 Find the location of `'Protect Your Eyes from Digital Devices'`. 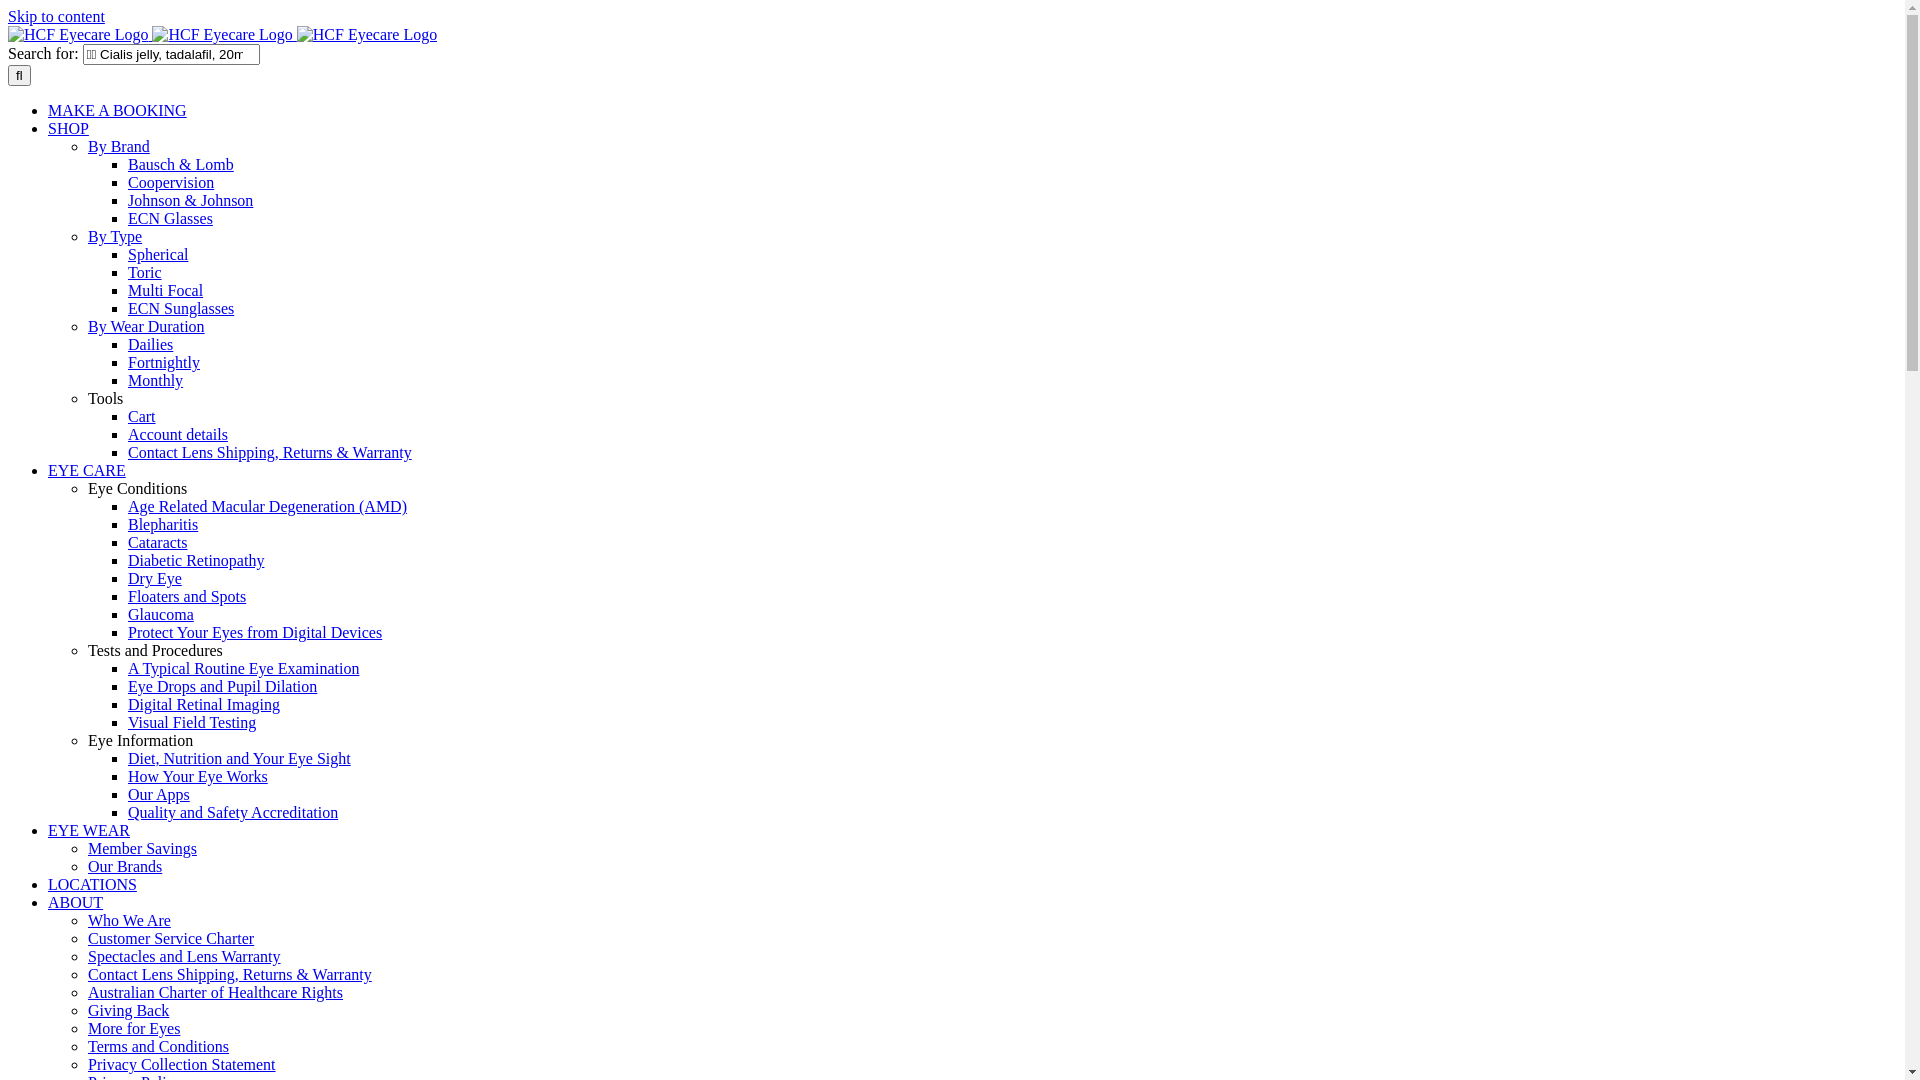

'Protect Your Eyes from Digital Devices' is located at coordinates (253, 632).